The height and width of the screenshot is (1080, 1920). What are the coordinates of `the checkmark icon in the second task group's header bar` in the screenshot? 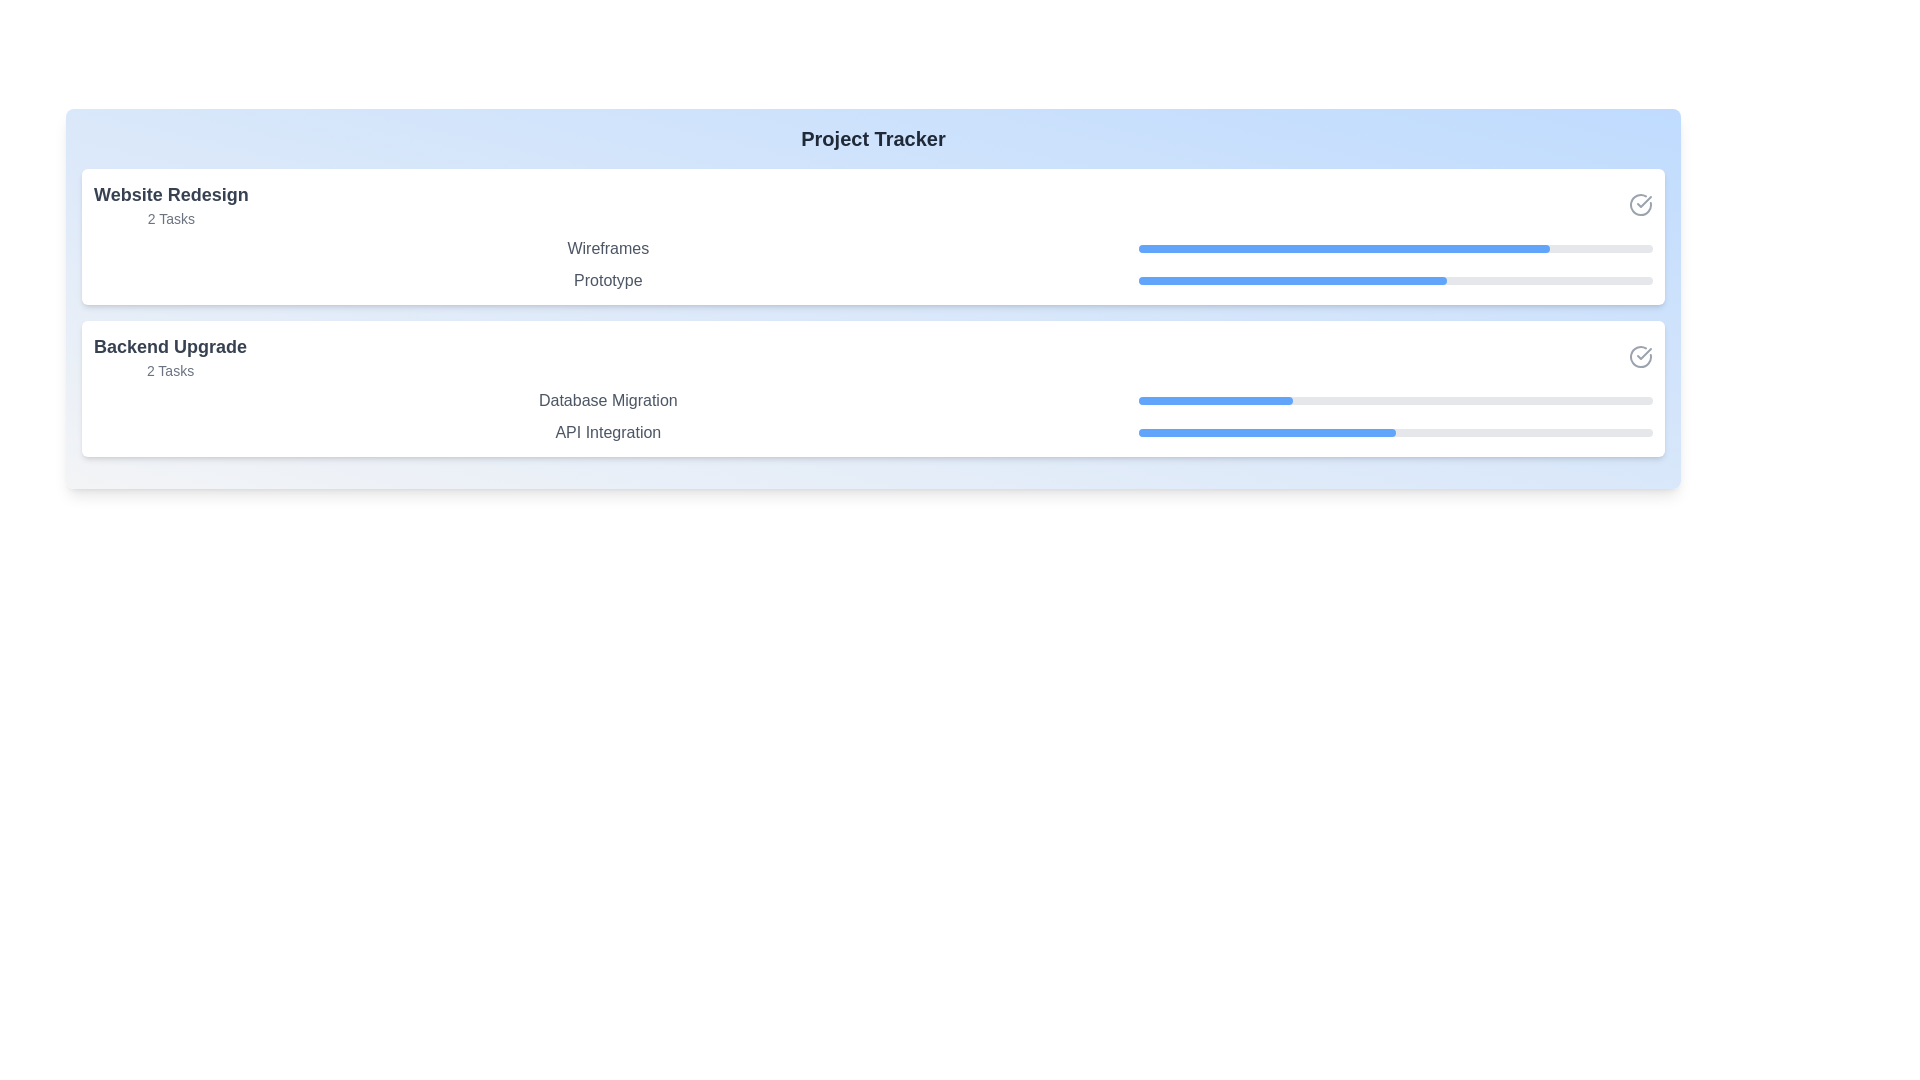 It's located at (1644, 353).